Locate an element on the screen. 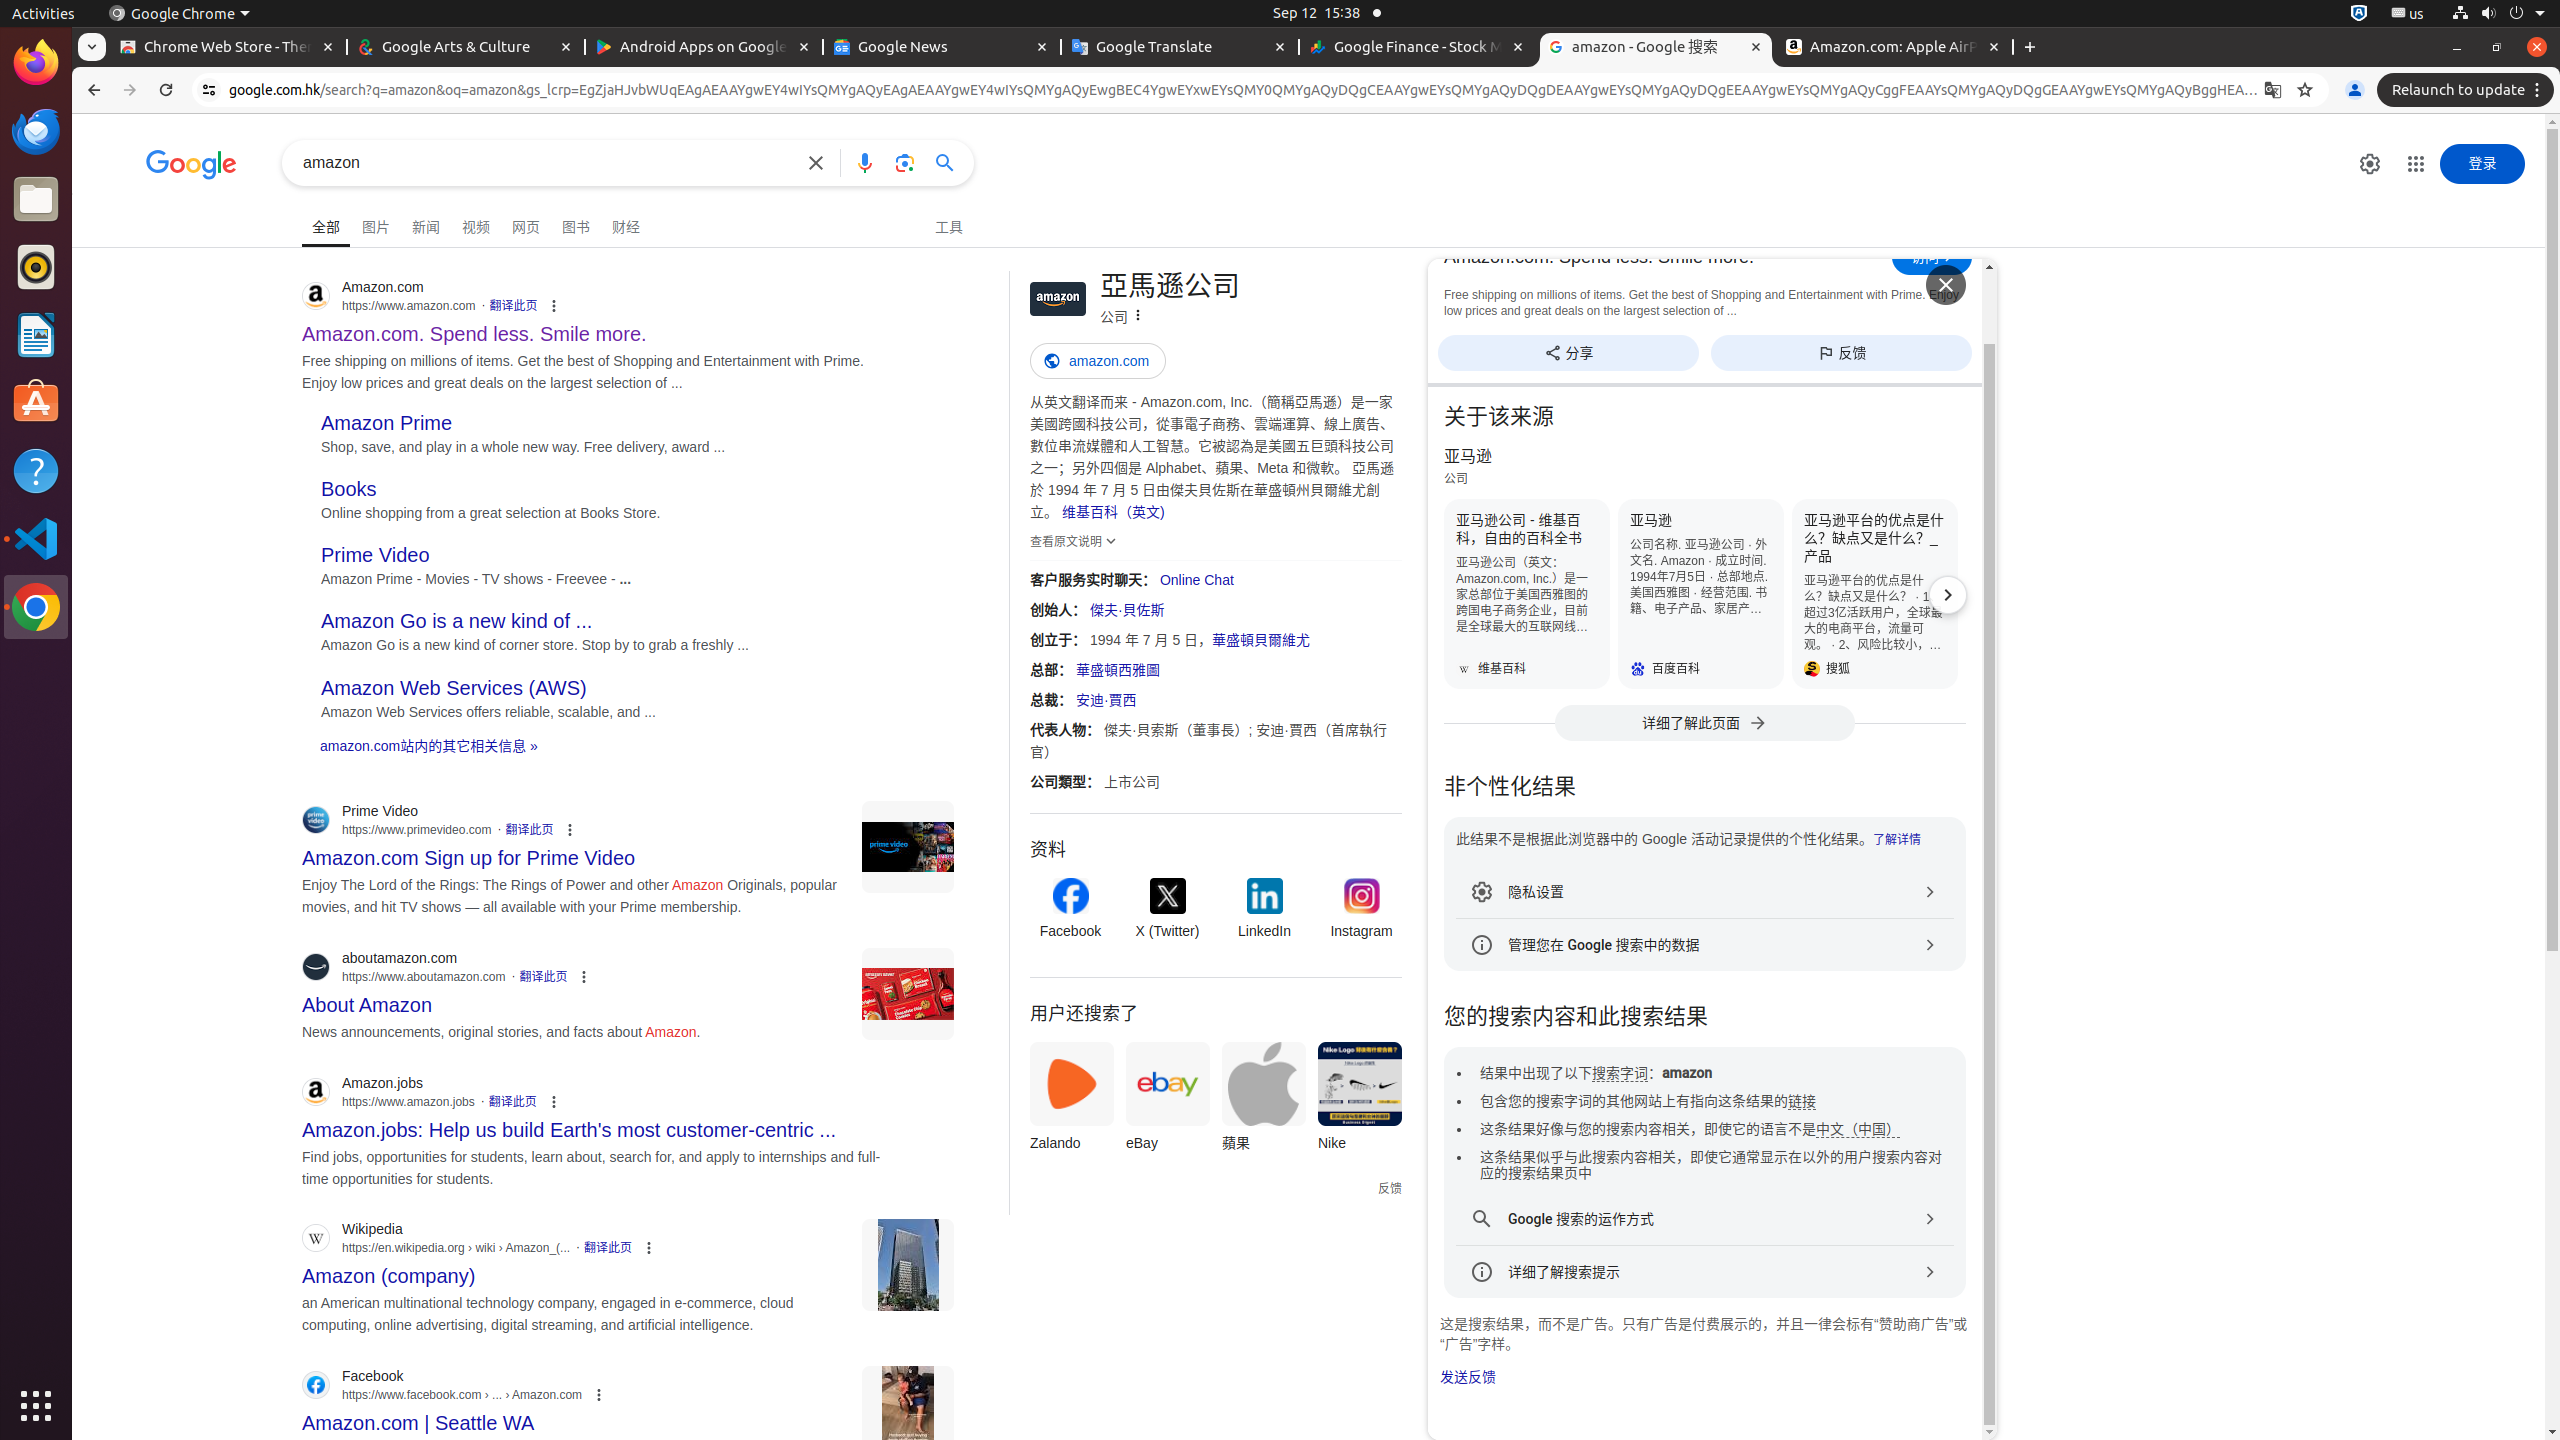 The image size is (2560, 1440). 'Google 首页' is located at coordinates (191, 165).